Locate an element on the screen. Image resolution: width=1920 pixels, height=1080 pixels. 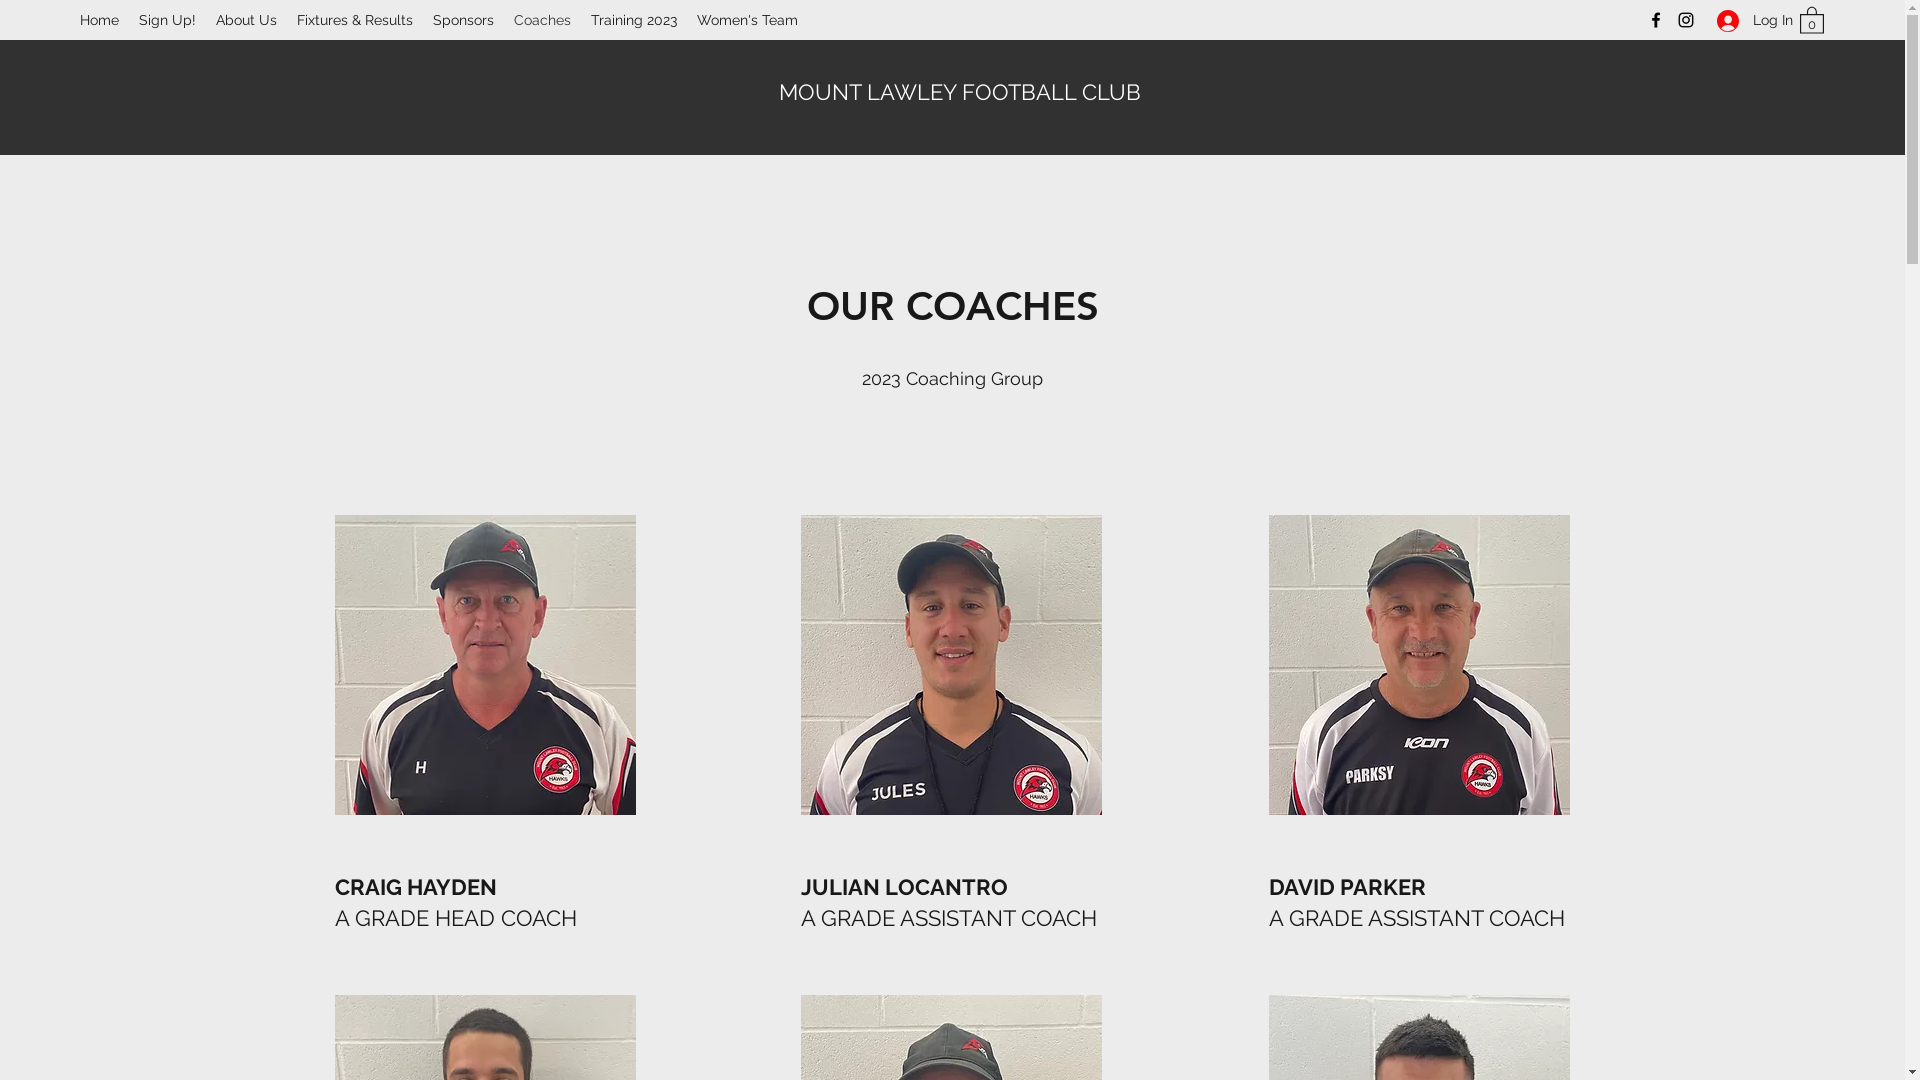
'Training 2023' is located at coordinates (632, 19).